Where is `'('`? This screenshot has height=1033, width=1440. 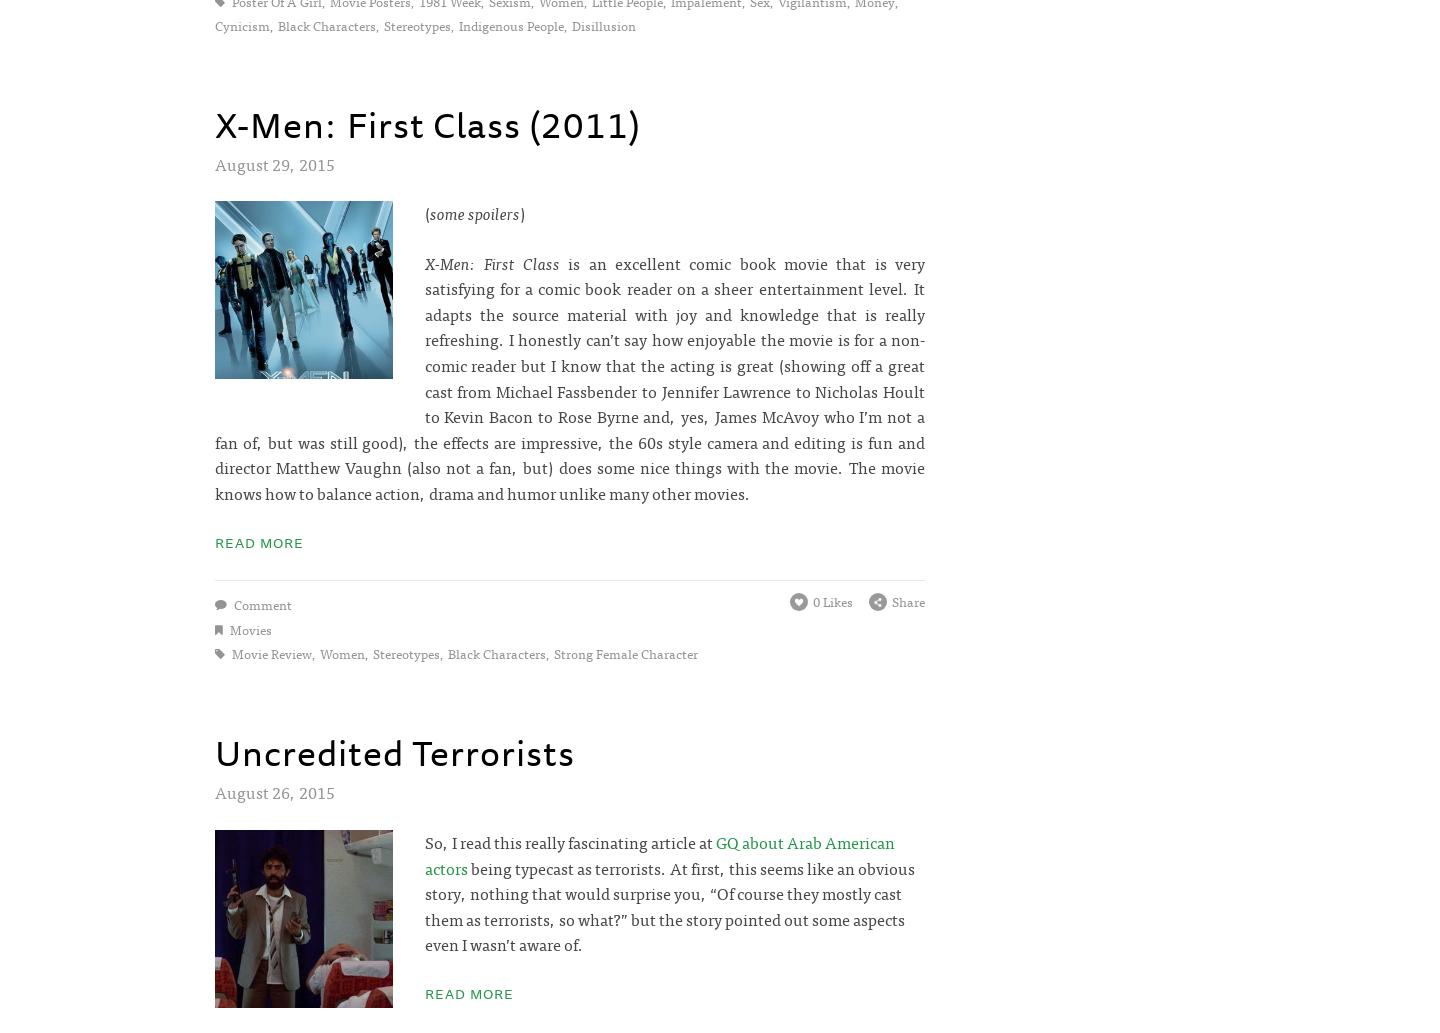
'(' is located at coordinates (423, 212).